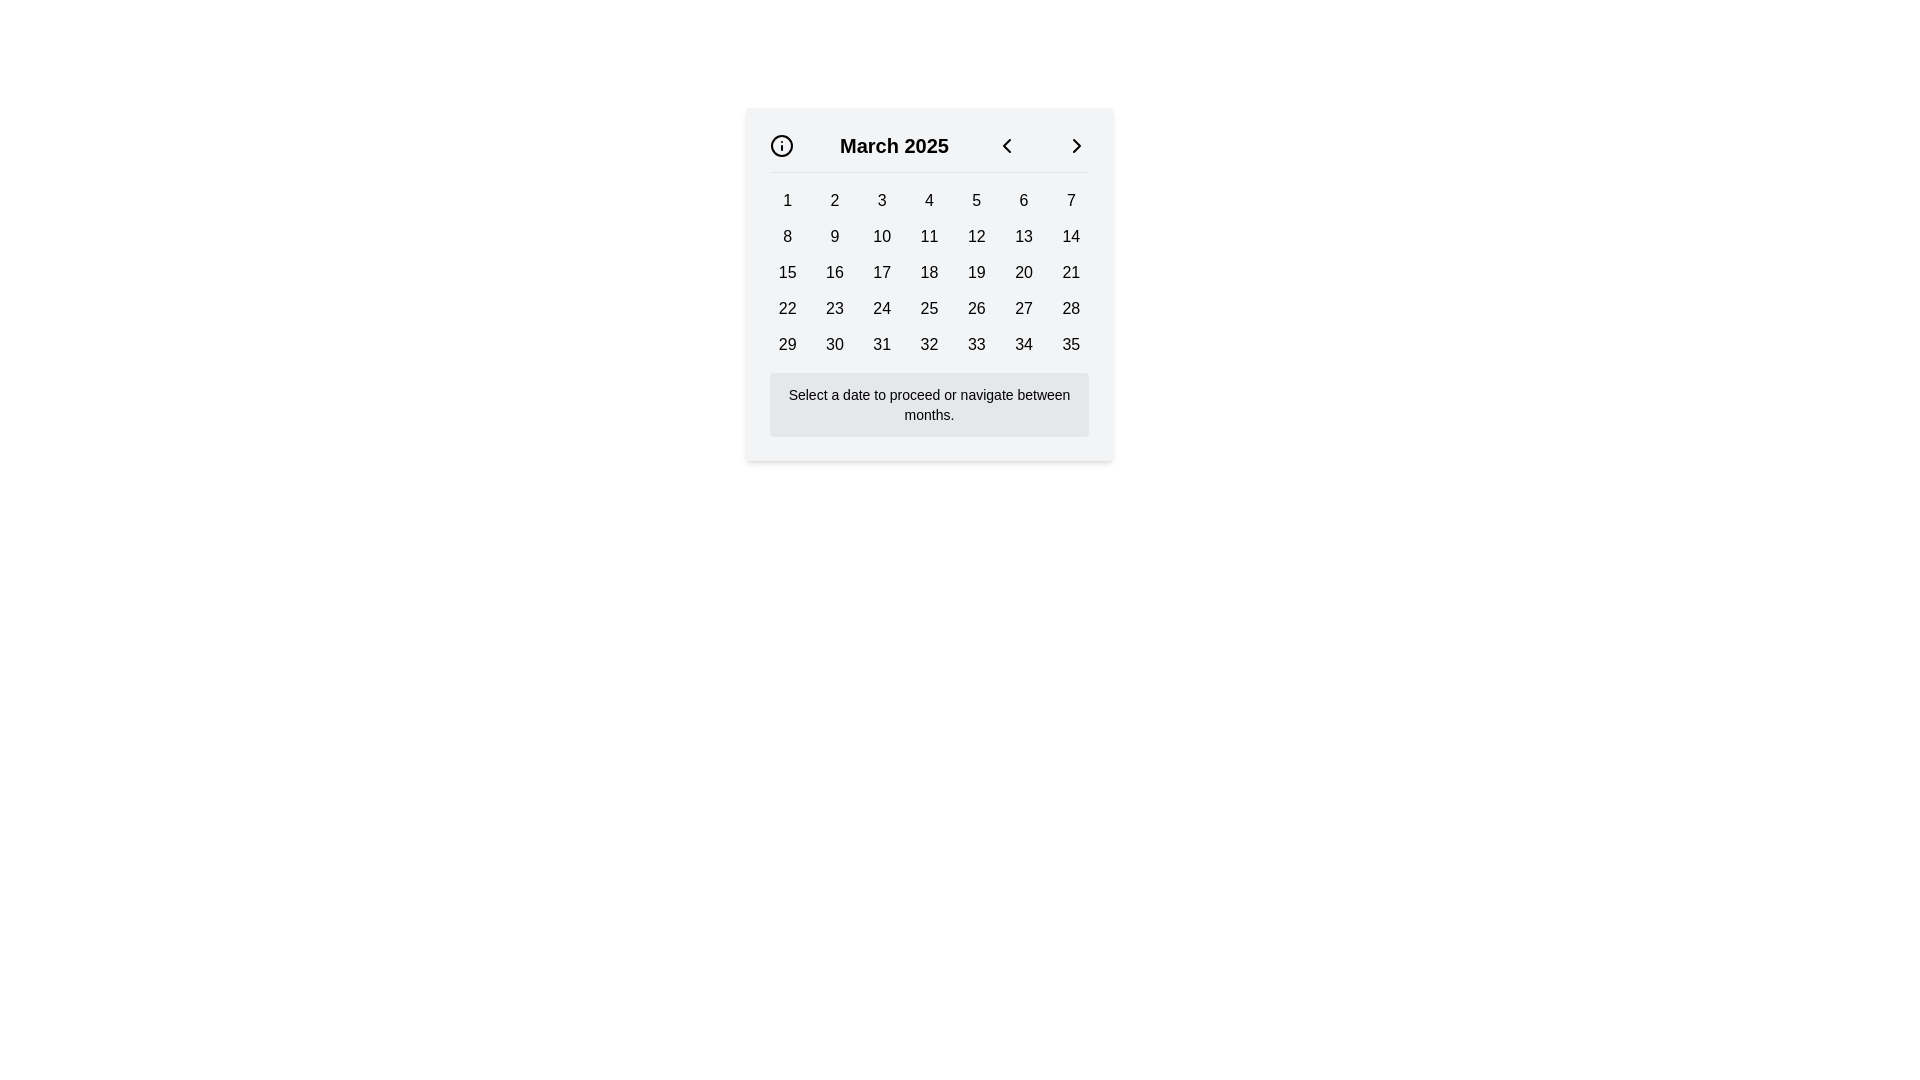  What do you see at coordinates (928, 273) in the screenshot?
I see `the grid layout containing buttons numbered from 1 to 35` at bounding box center [928, 273].